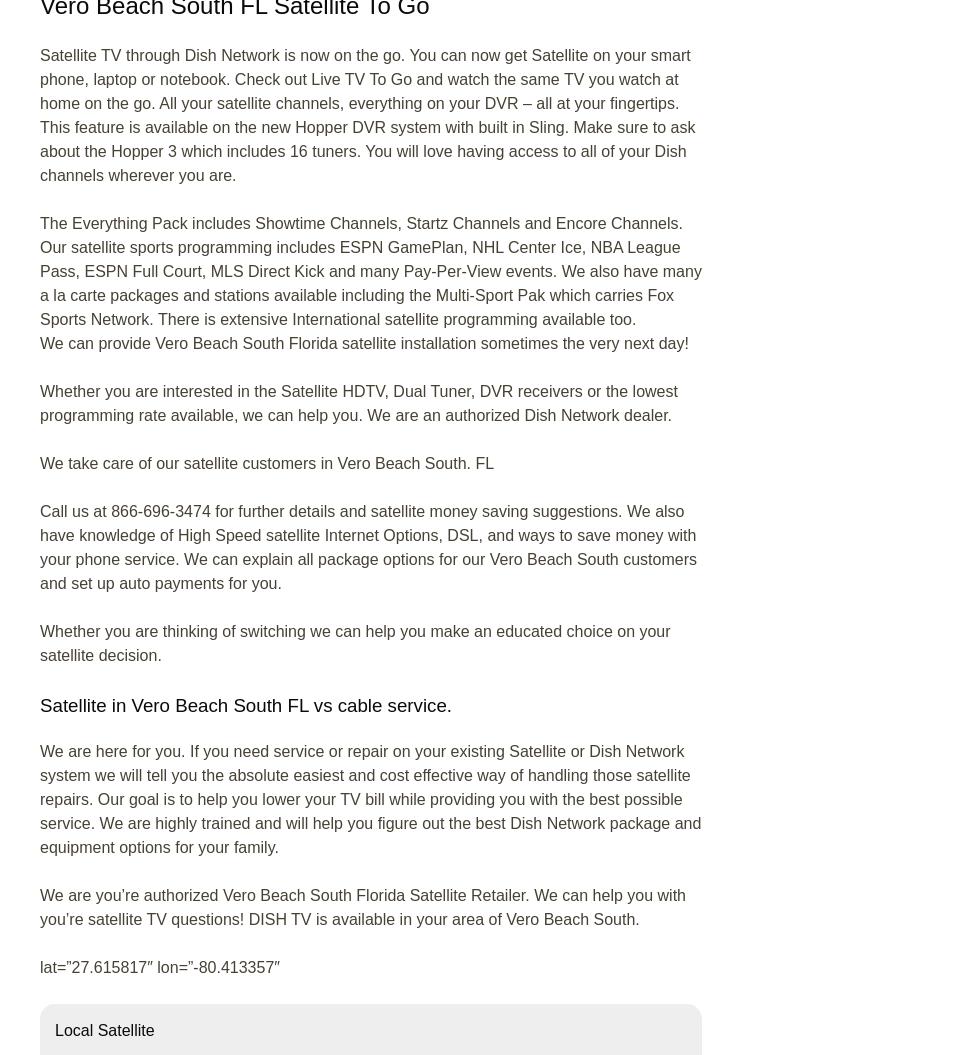 This screenshot has height=1055, width=972. What do you see at coordinates (362, 906) in the screenshot?
I see `'We are you’re authorized Vero Beach South Florida Satellite Retailer. We can help you with you’re satellite TV questions! DISH TV is available in your area of  Vero Beach South.'` at bounding box center [362, 906].